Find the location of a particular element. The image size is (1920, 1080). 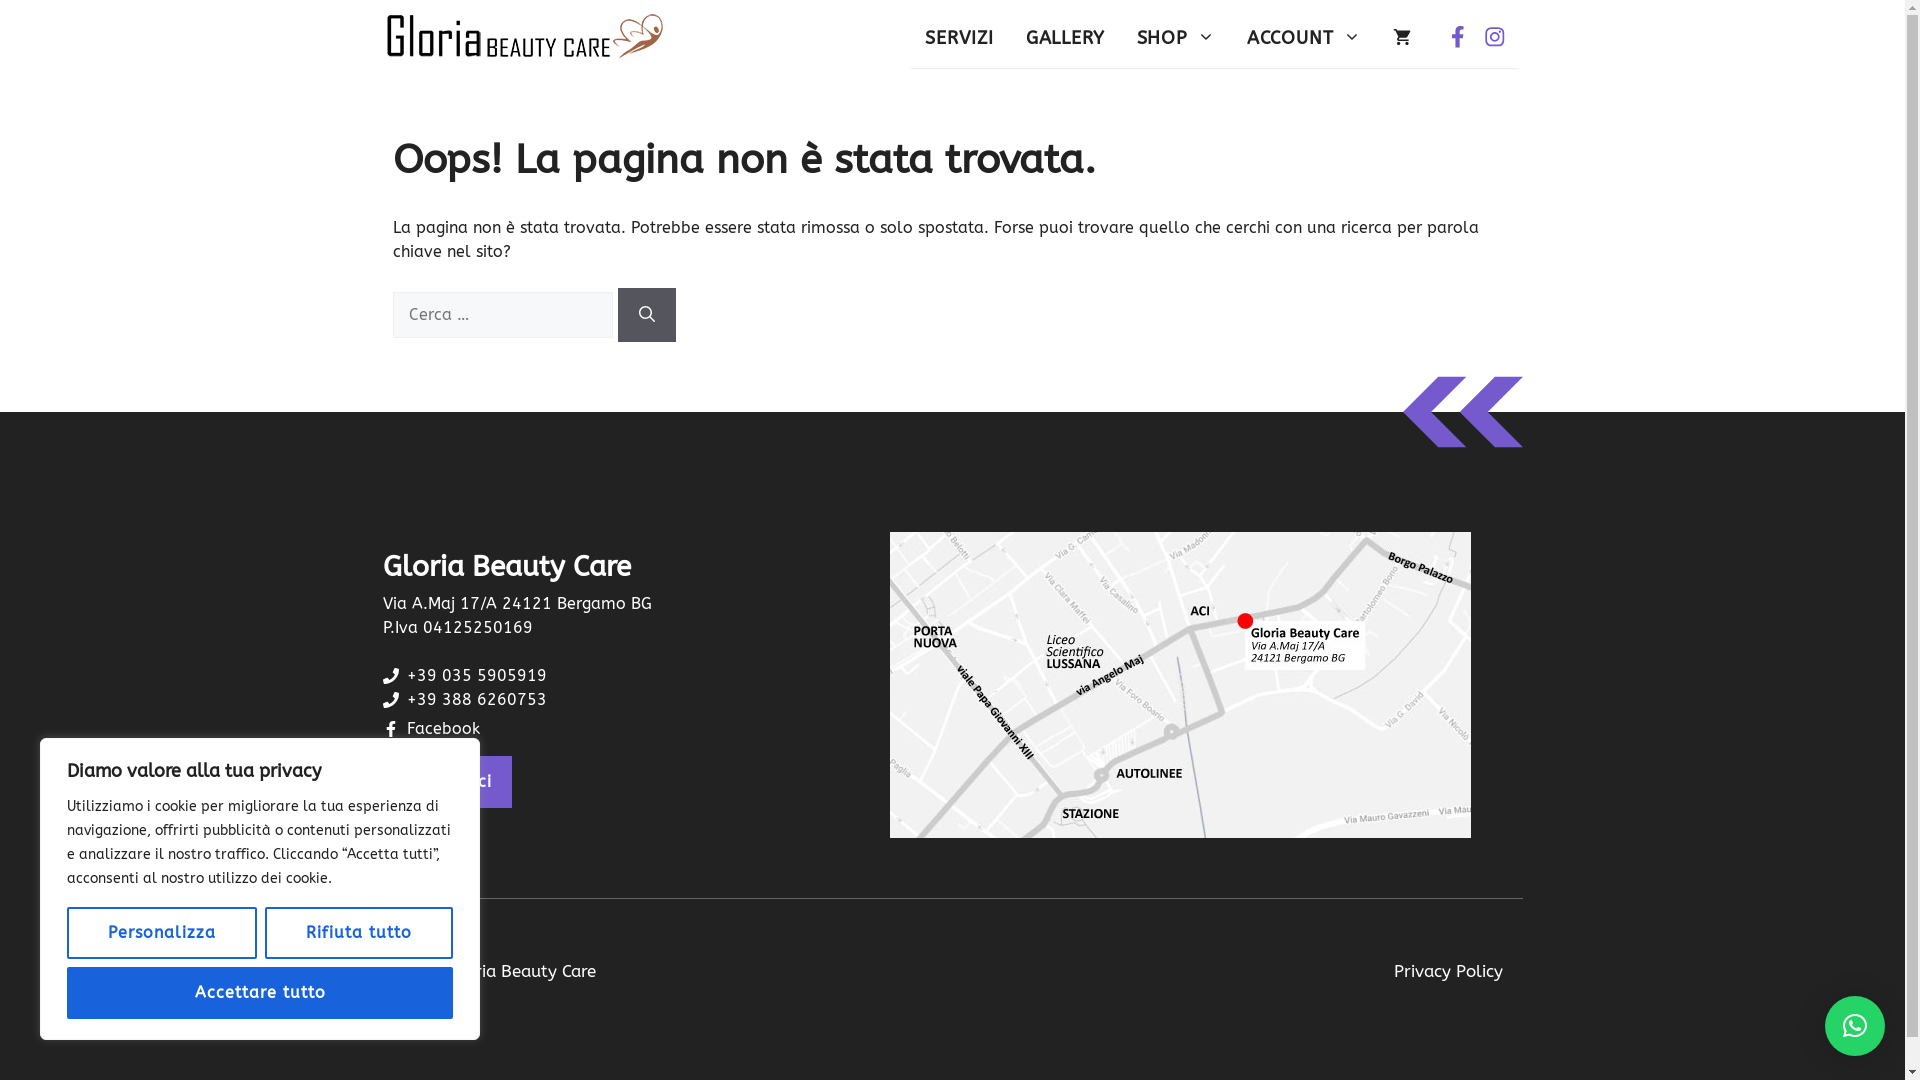

'Facebook' is located at coordinates (405, 728).